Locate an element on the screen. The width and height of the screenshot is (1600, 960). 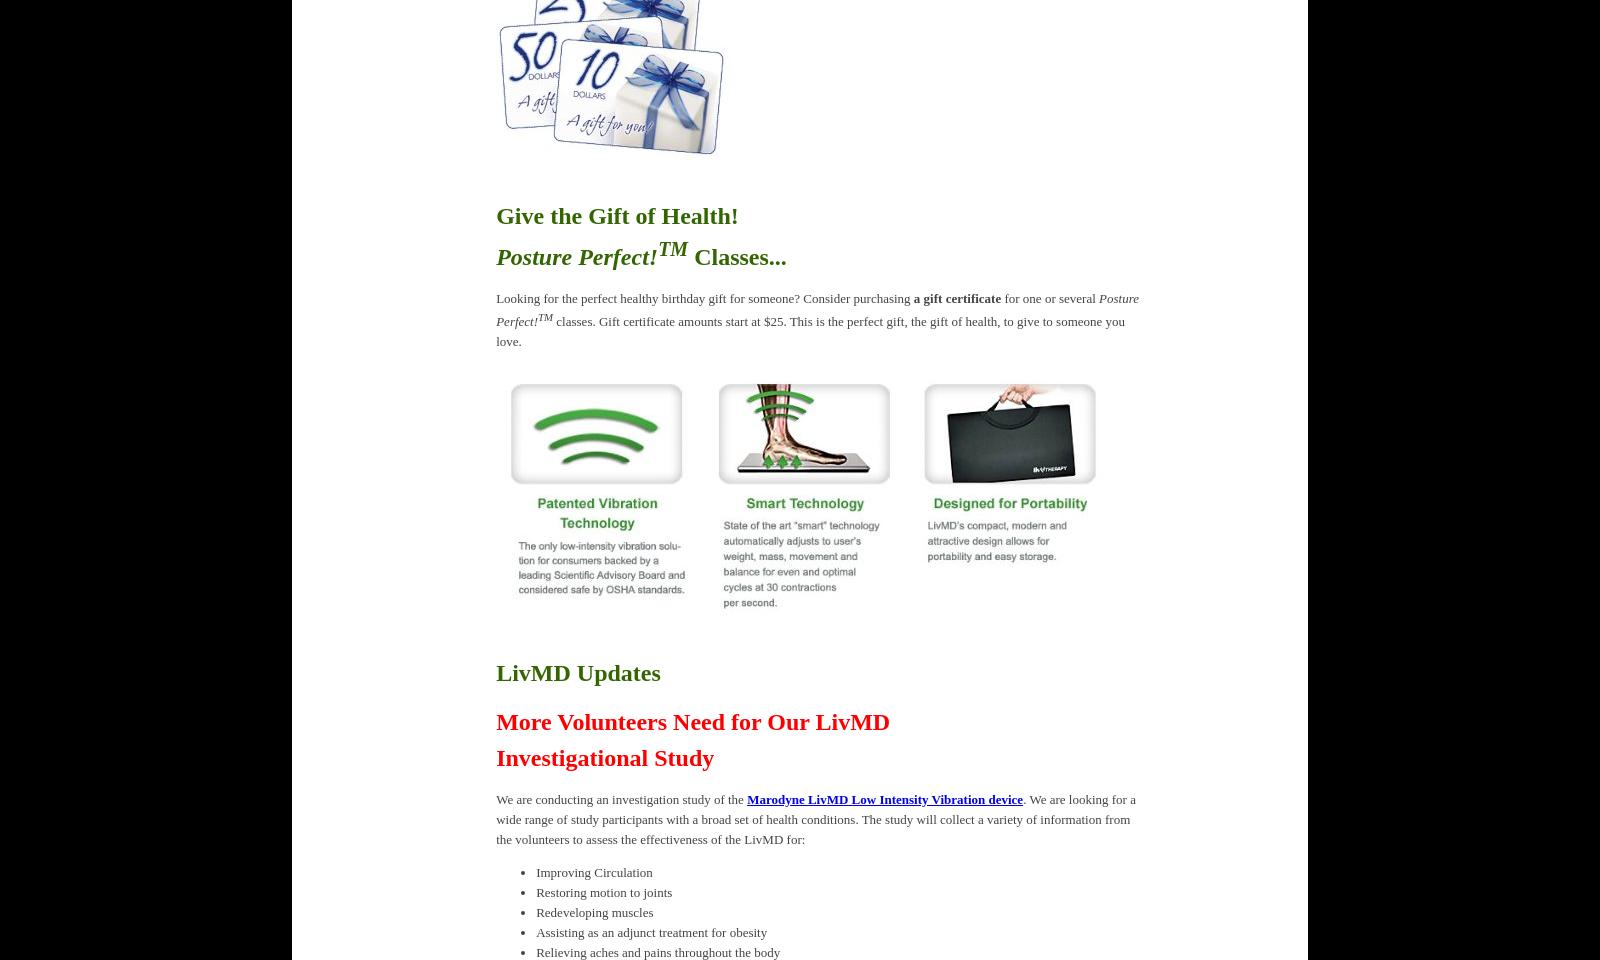
'estoring motion to joints' is located at coordinates (608, 891).